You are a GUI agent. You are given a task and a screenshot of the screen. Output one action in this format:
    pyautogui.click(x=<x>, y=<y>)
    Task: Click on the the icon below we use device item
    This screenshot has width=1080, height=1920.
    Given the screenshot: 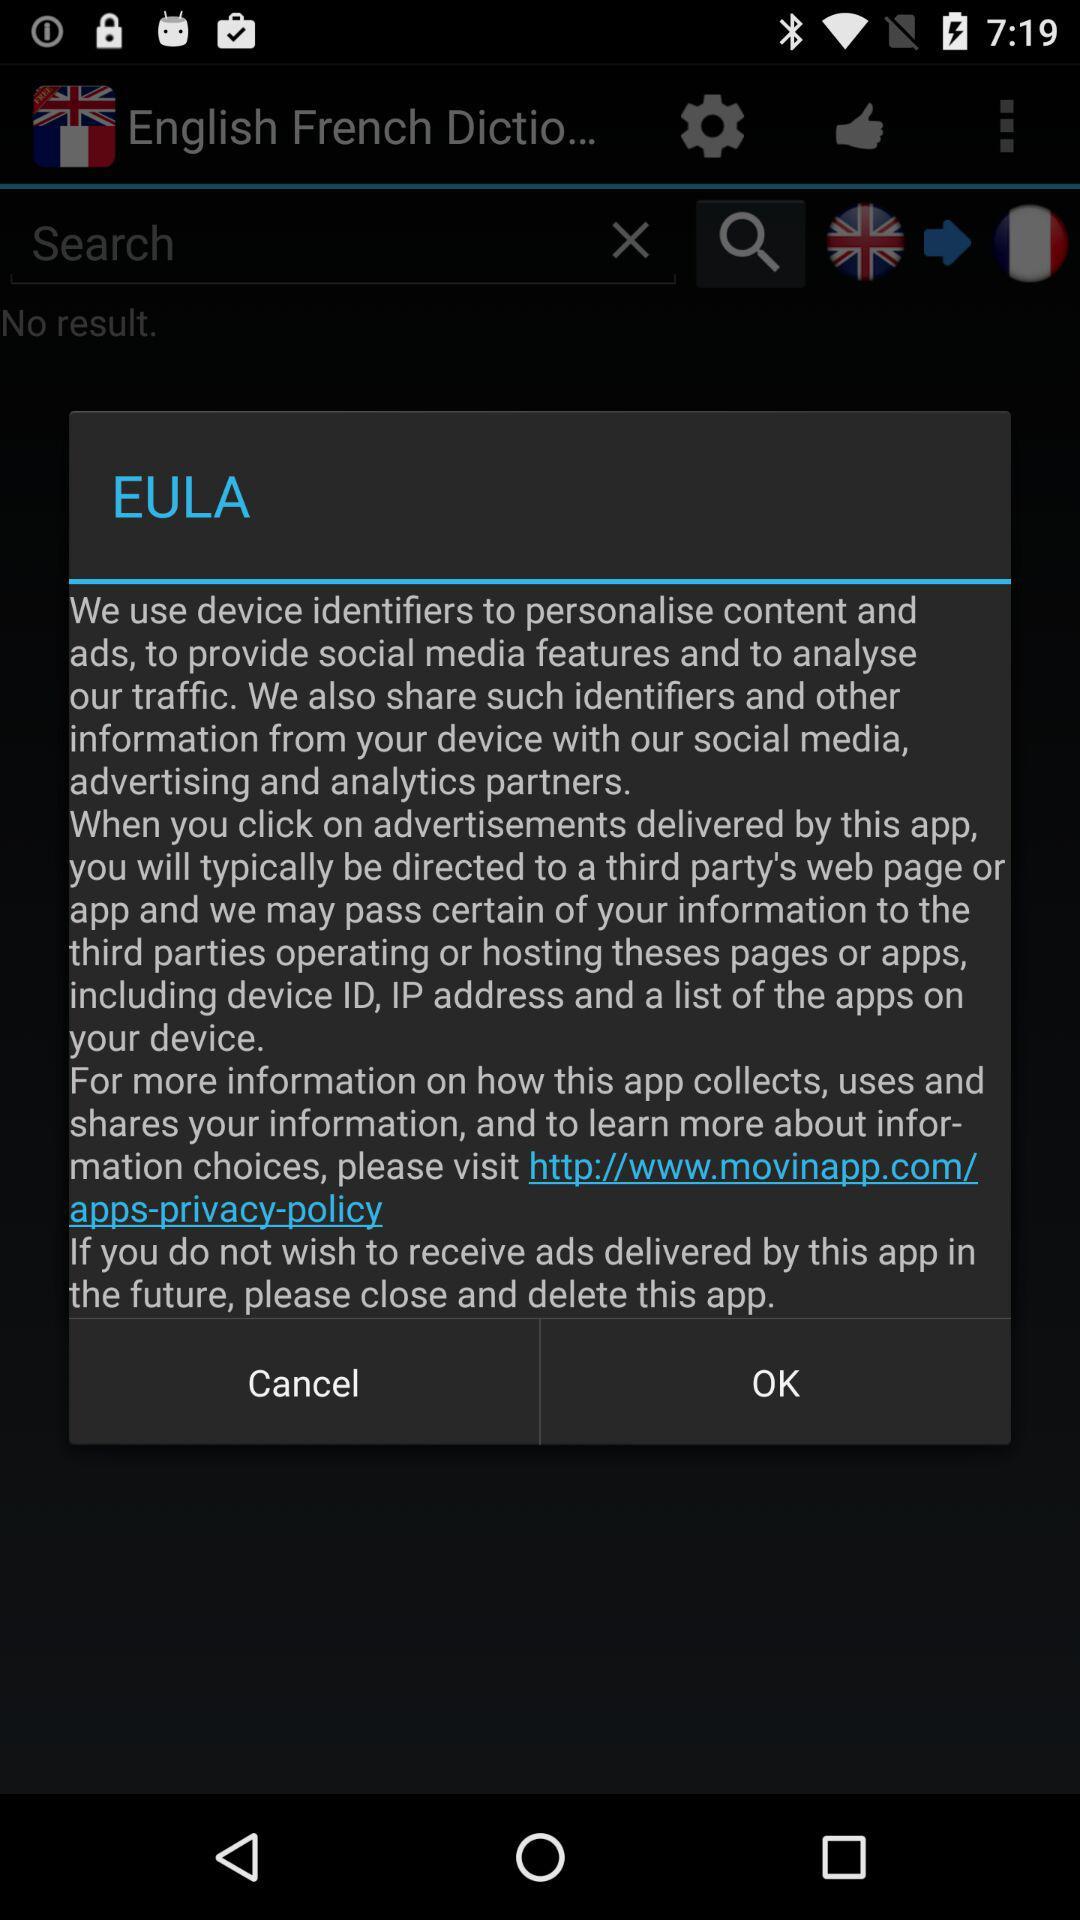 What is the action you would take?
    pyautogui.click(x=774, y=1381)
    